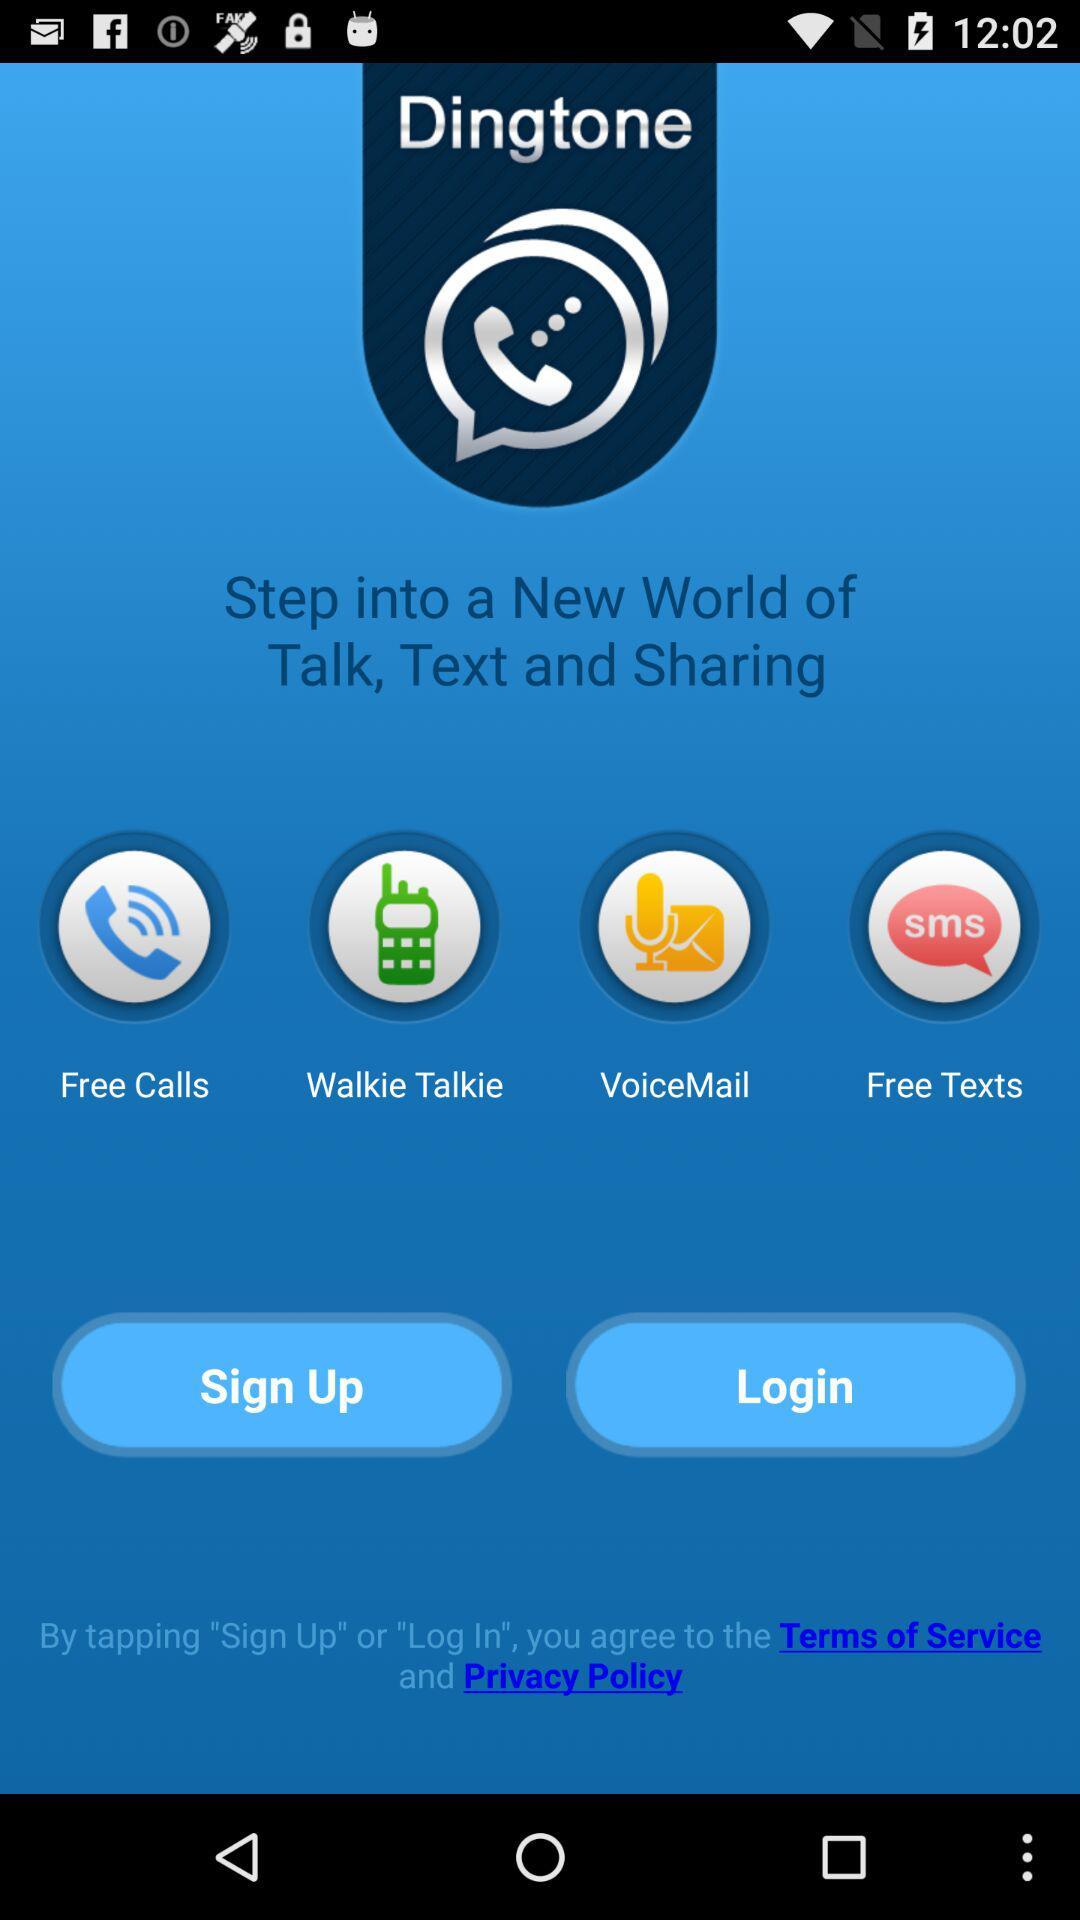  Describe the element at coordinates (540, 1654) in the screenshot. I see `by tapping sign item` at that location.